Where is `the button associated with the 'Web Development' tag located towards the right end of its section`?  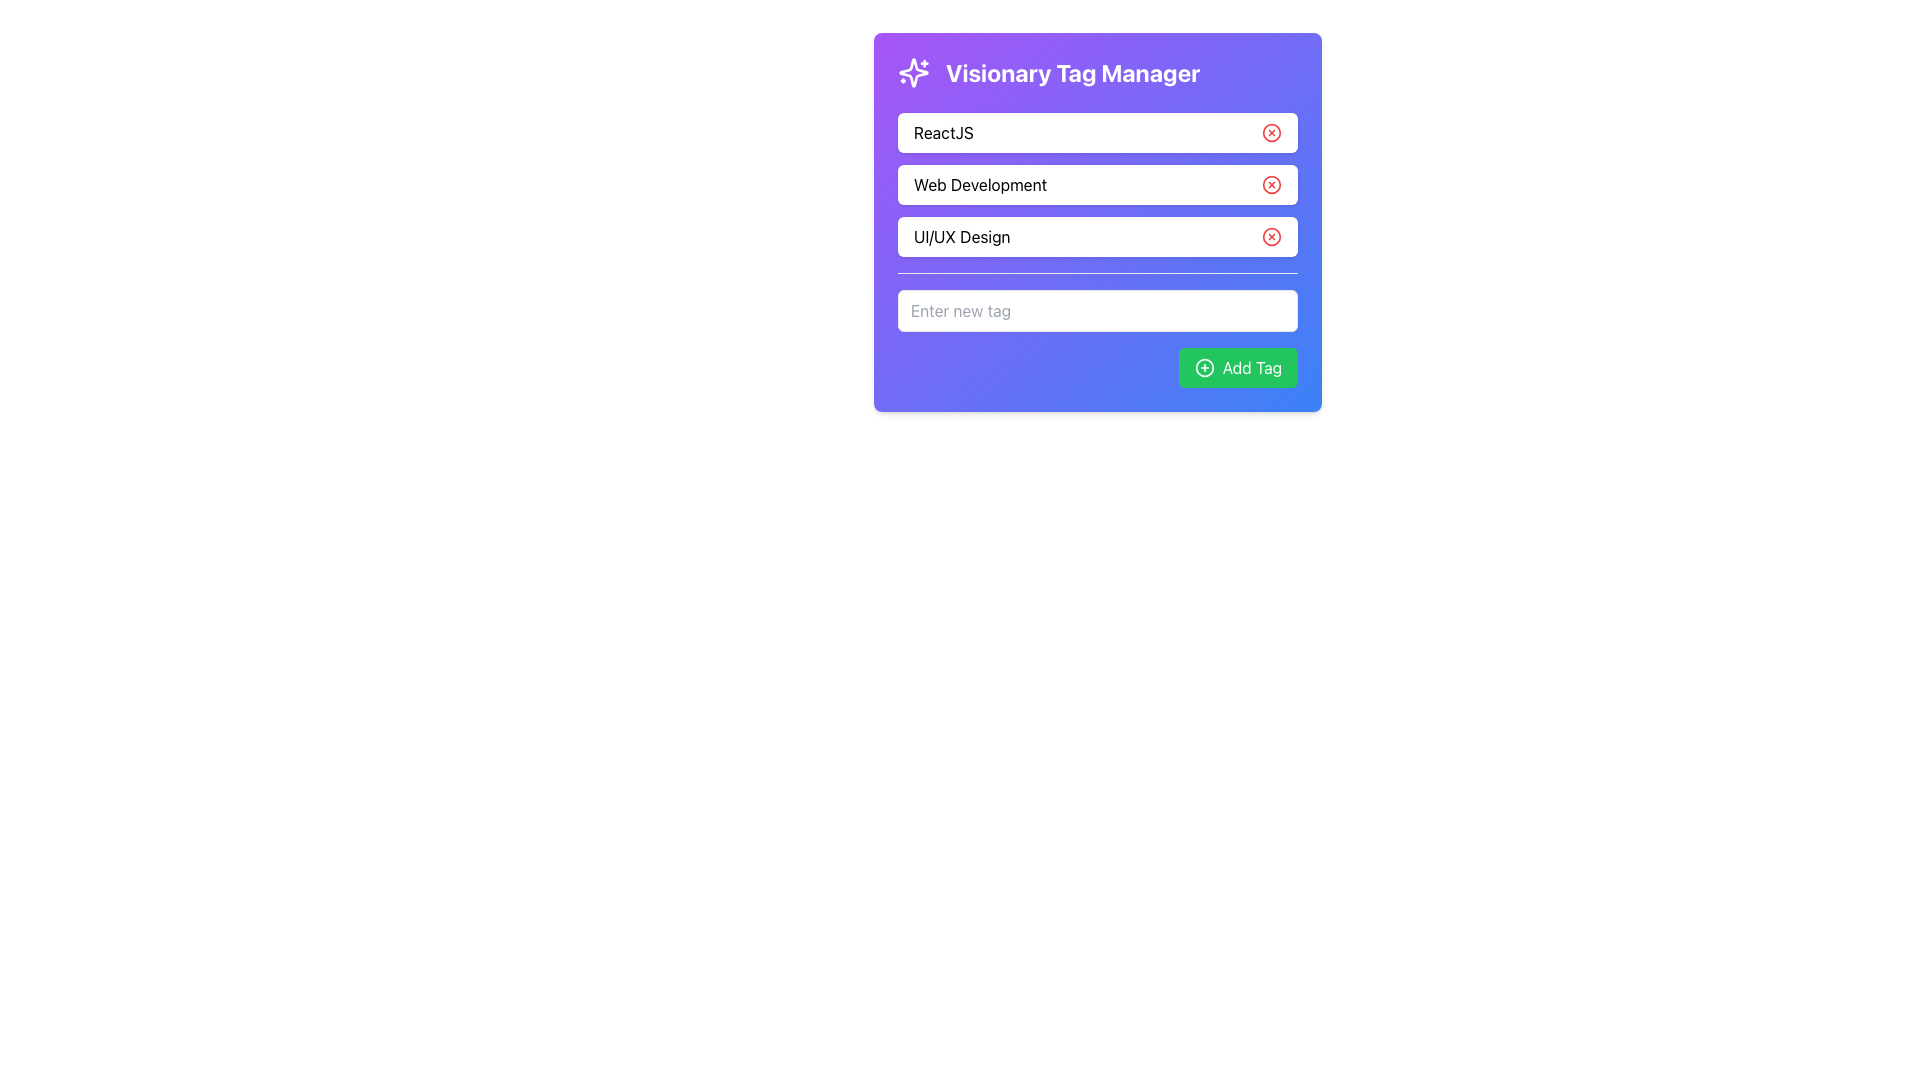
the button associated with the 'Web Development' tag located towards the right end of its section is located at coordinates (1271, 185).